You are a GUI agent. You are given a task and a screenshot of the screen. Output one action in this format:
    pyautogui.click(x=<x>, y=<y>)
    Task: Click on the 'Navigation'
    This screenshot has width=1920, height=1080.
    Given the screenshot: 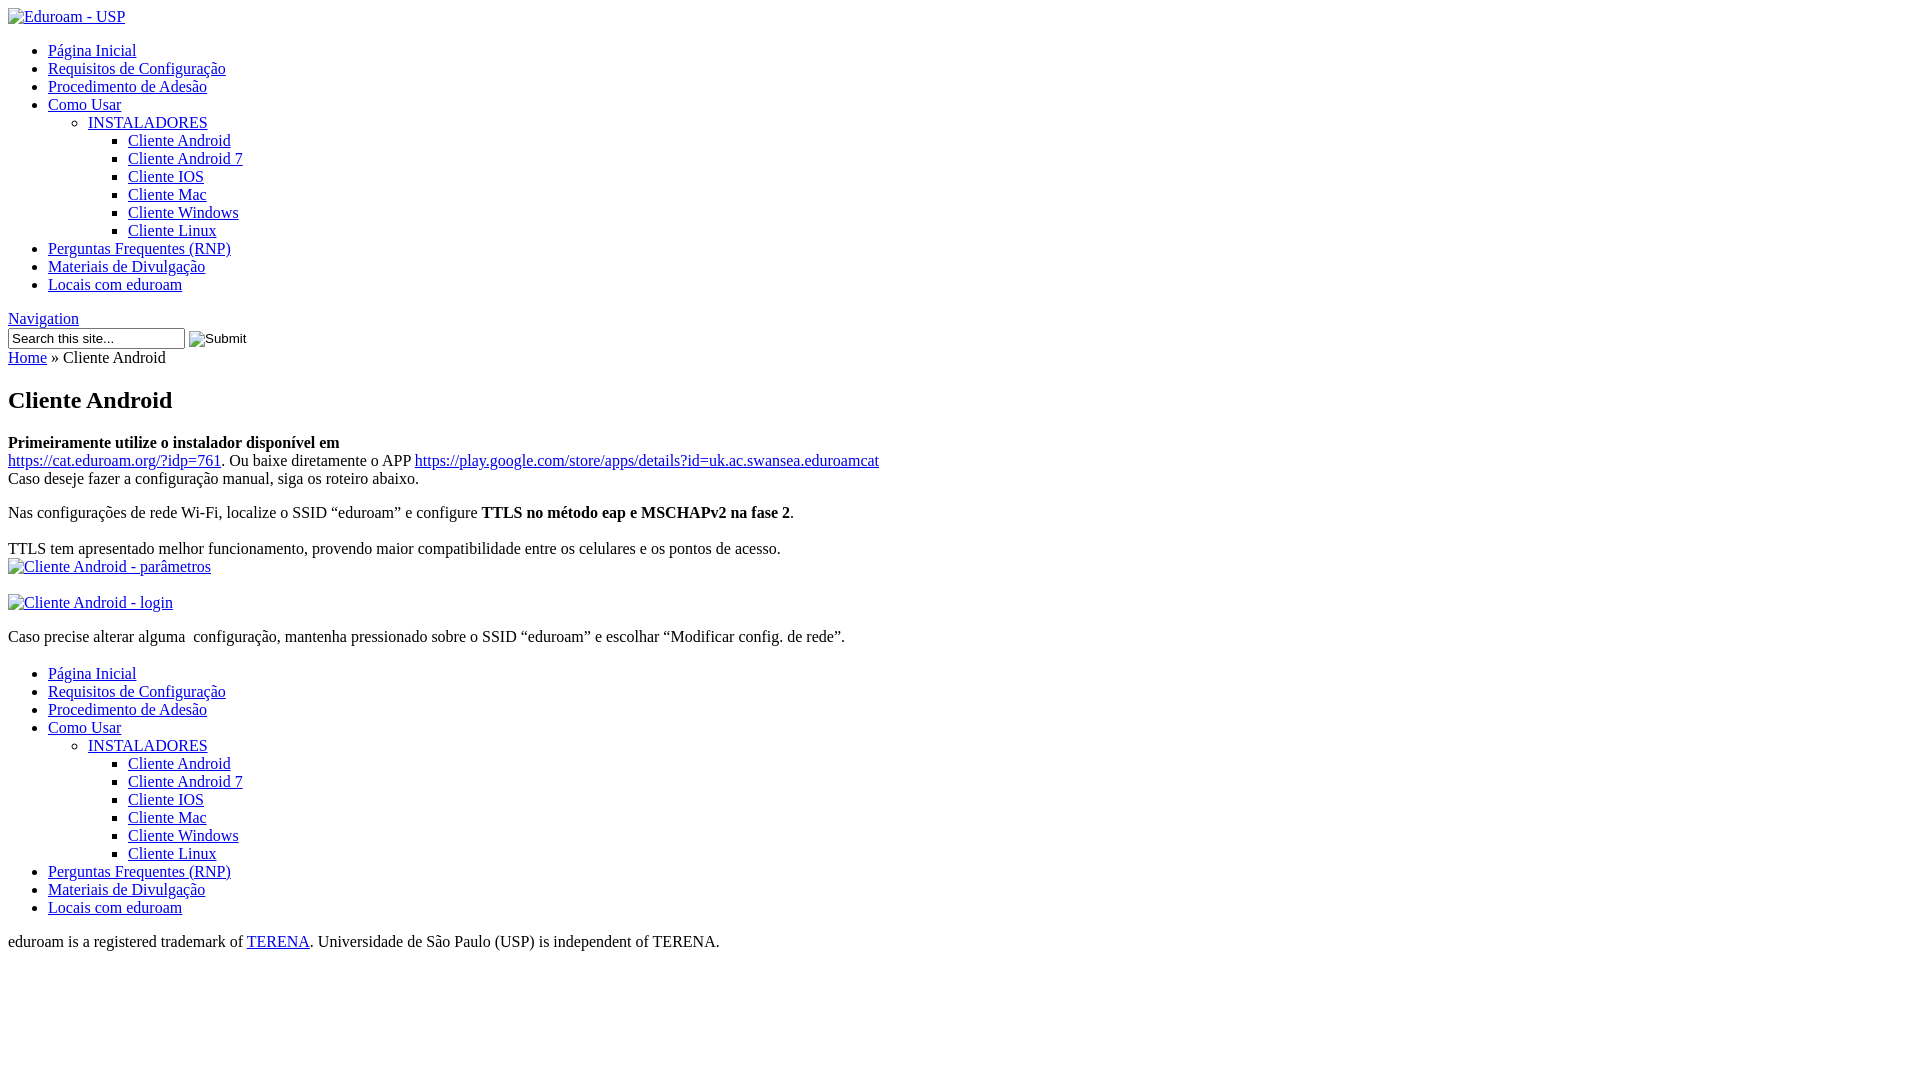 What is the action you would take?
    pyautogui.click(x=43, y=317)
    